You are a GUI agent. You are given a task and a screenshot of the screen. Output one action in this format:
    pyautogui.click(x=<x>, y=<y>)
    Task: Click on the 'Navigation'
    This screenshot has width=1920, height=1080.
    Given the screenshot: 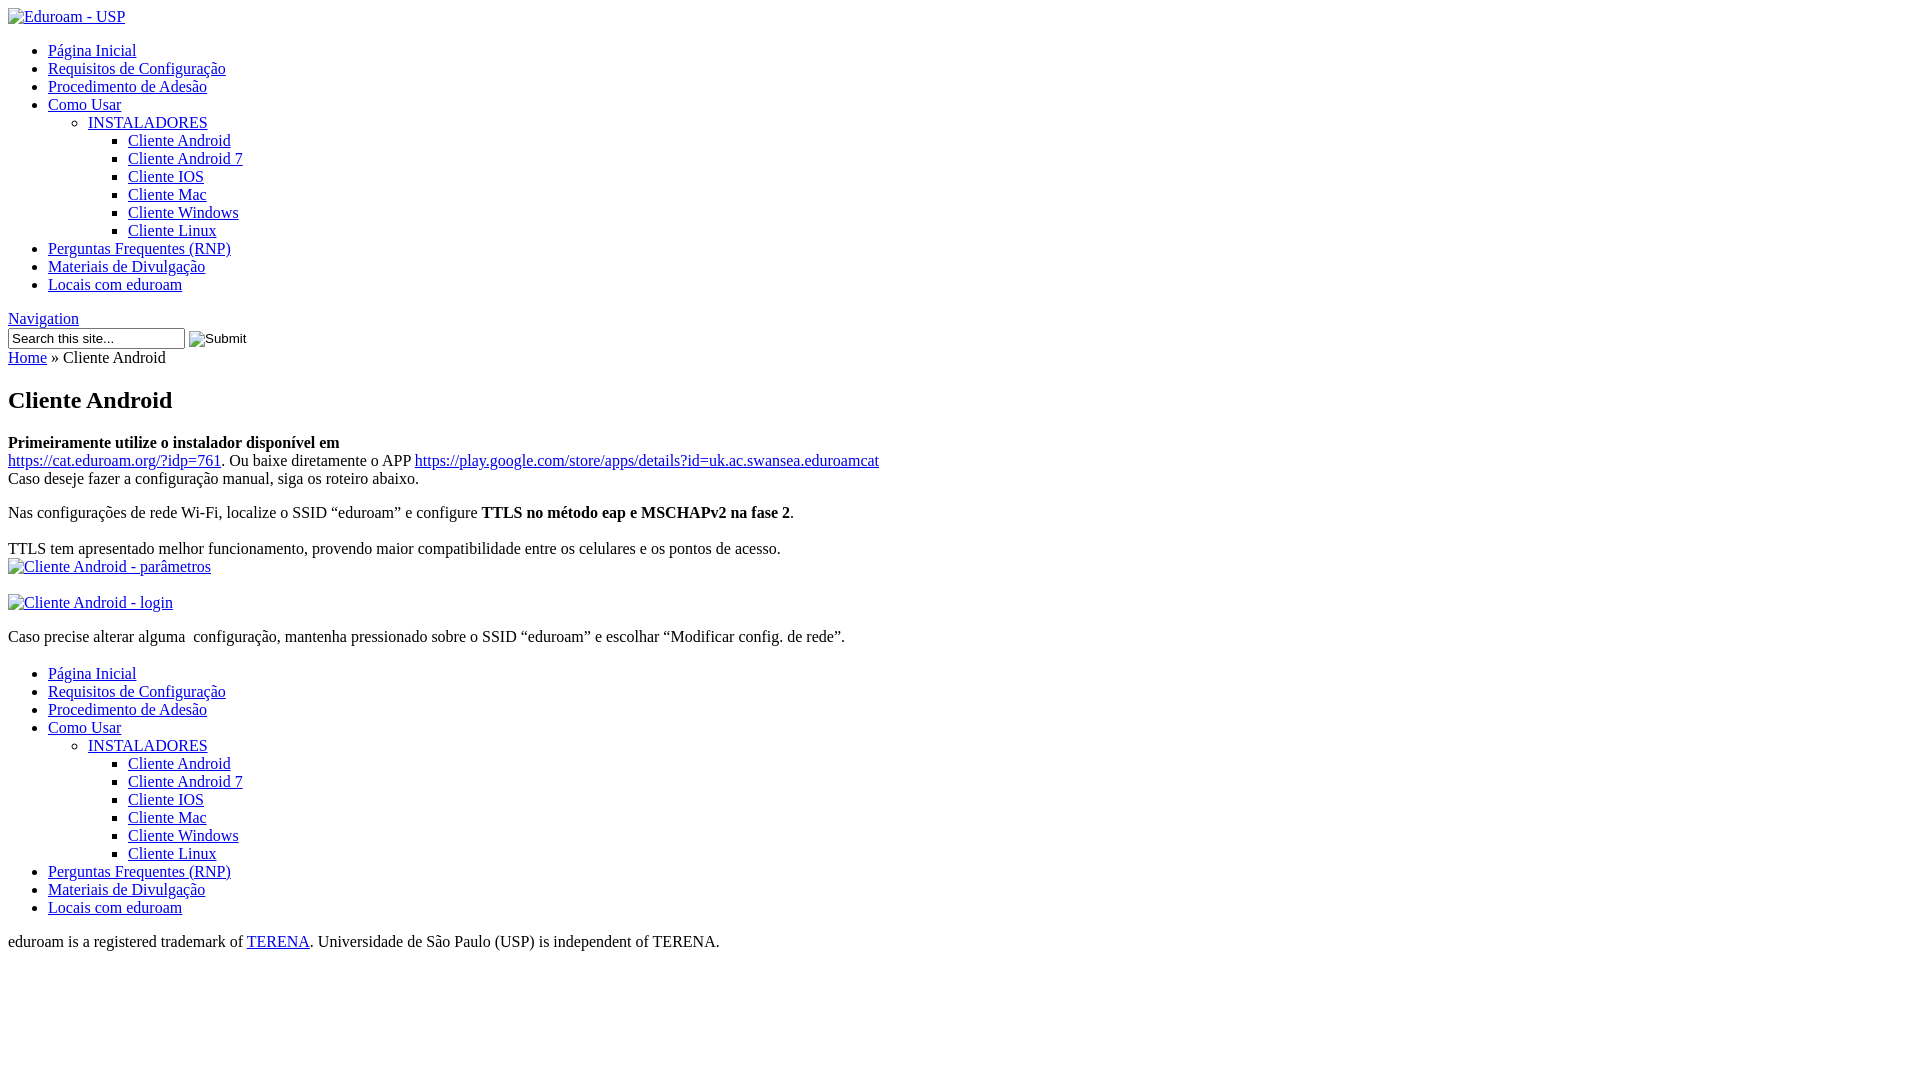 What is the action you would take?
    pyautogui.click(x=43, y=317)
    